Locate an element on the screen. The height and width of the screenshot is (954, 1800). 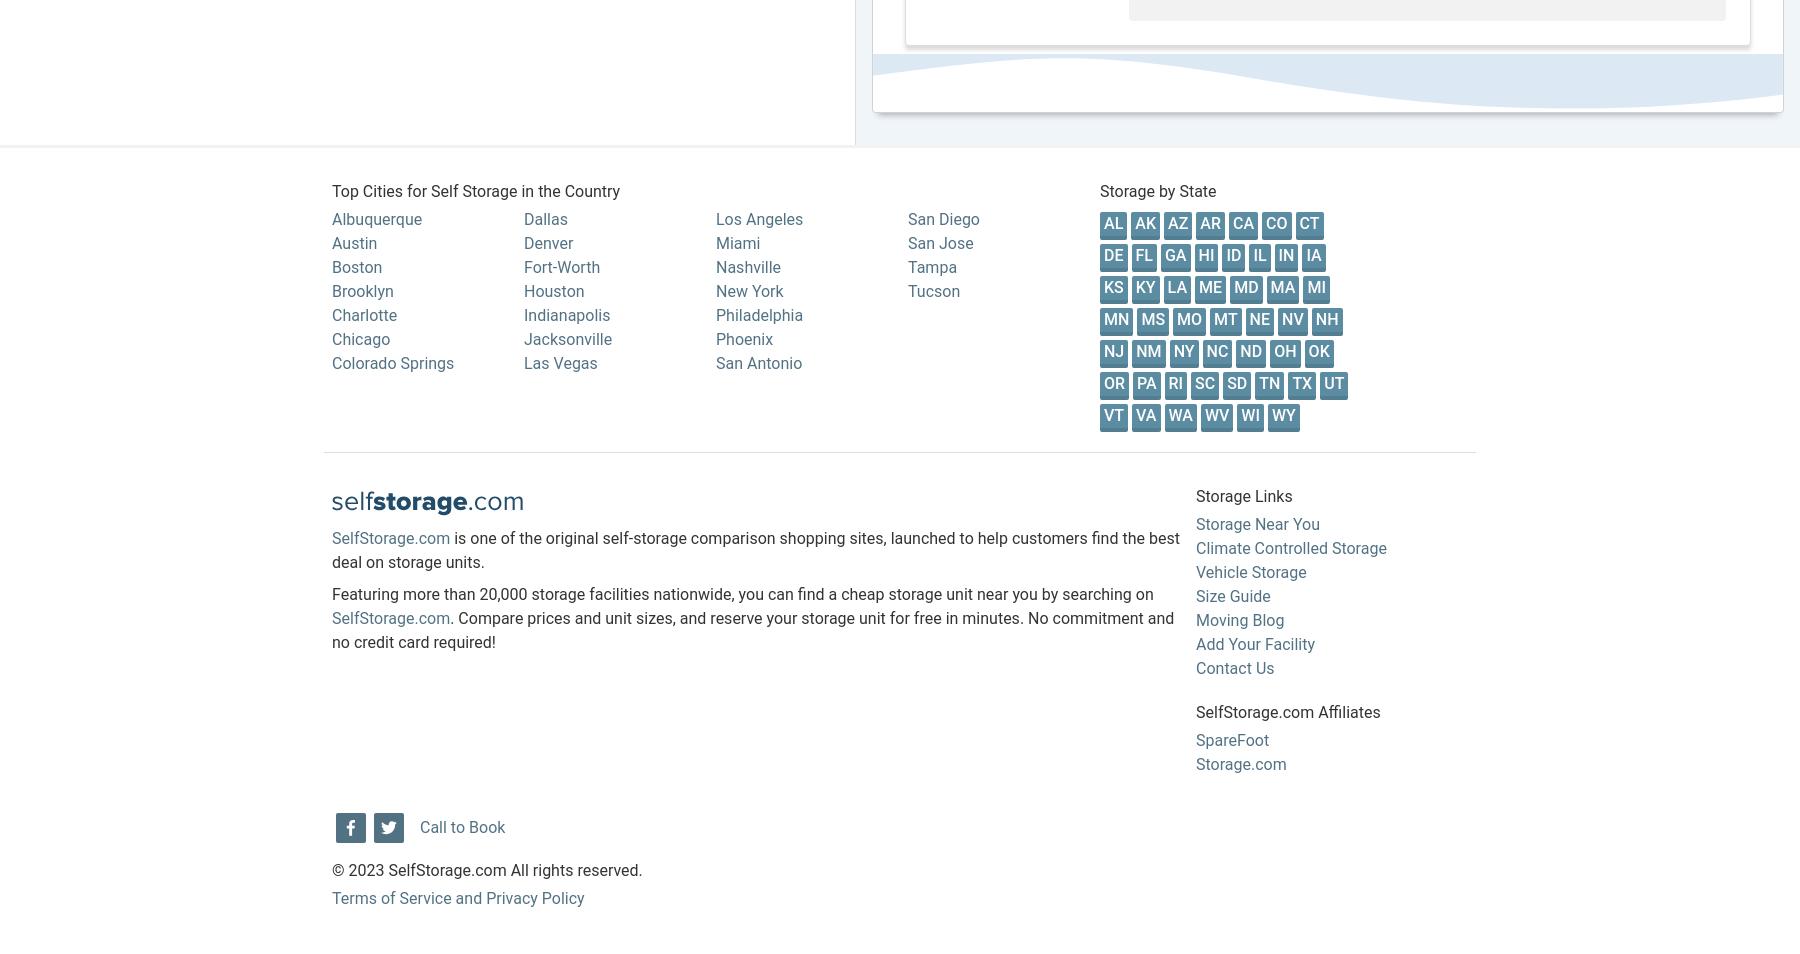
'Dallas' is located at coordinates (544, 217).